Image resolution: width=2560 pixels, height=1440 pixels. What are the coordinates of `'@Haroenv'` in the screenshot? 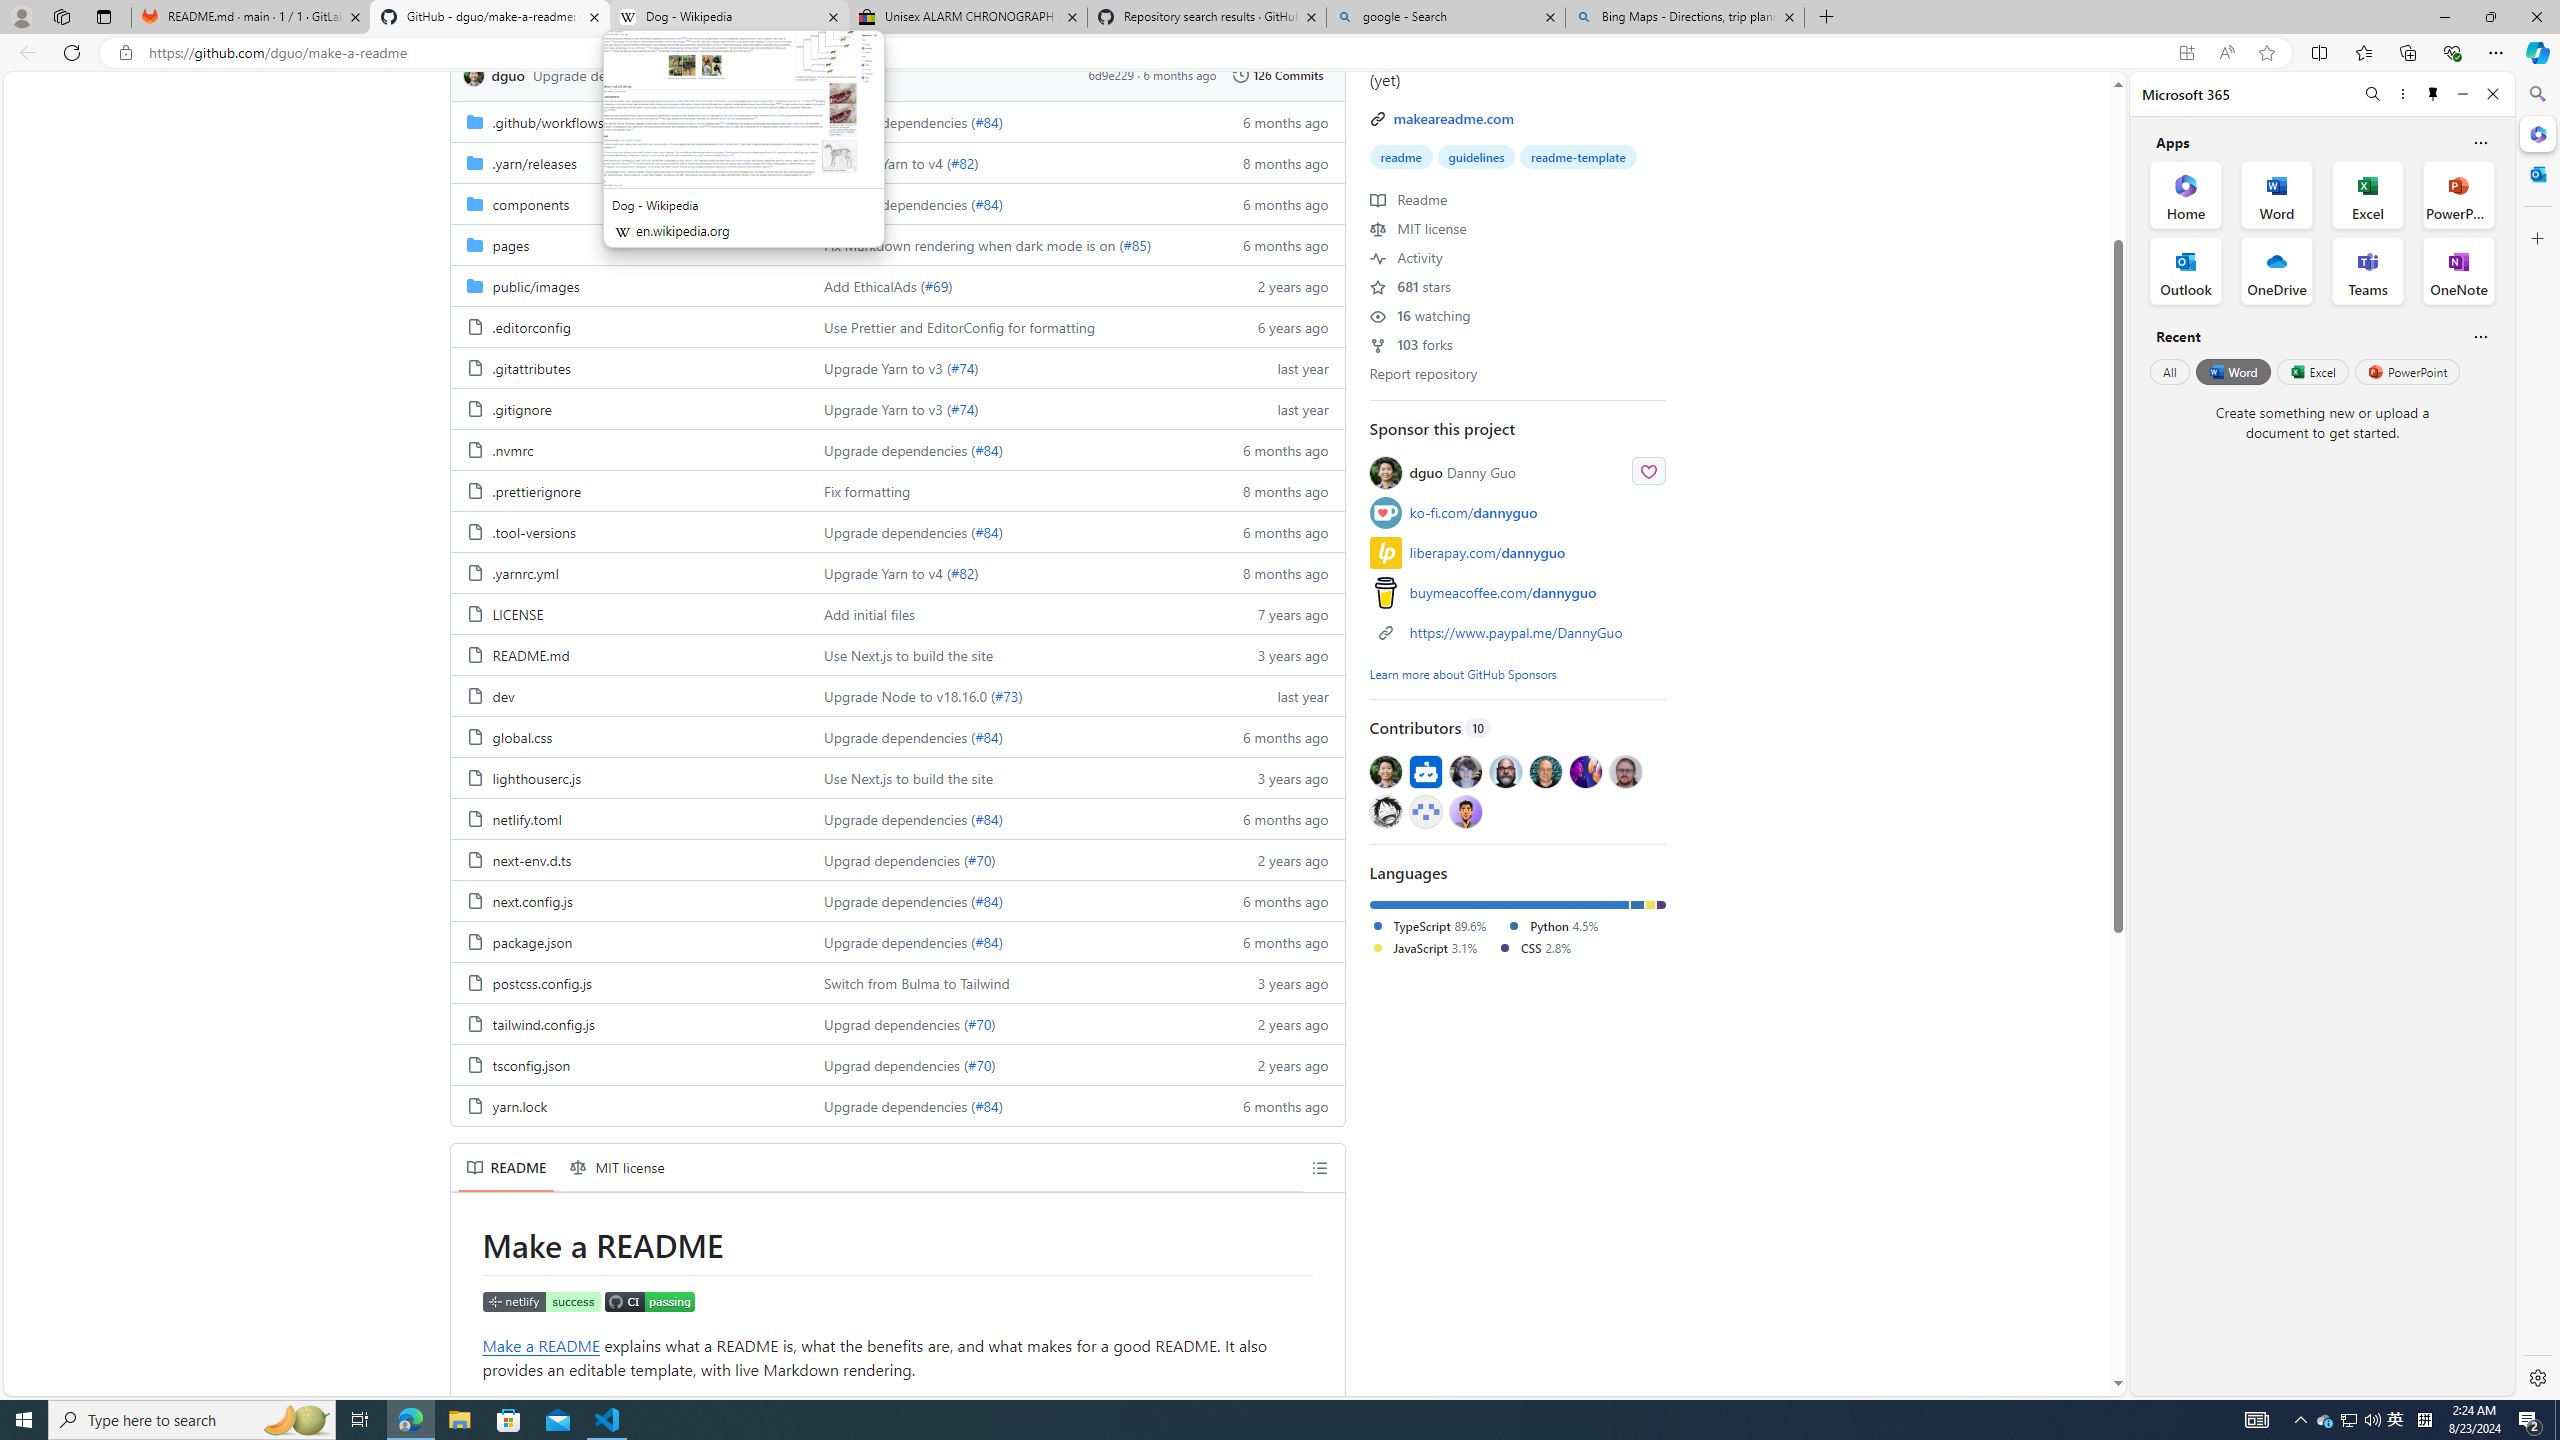 It's located at (1585, 770).